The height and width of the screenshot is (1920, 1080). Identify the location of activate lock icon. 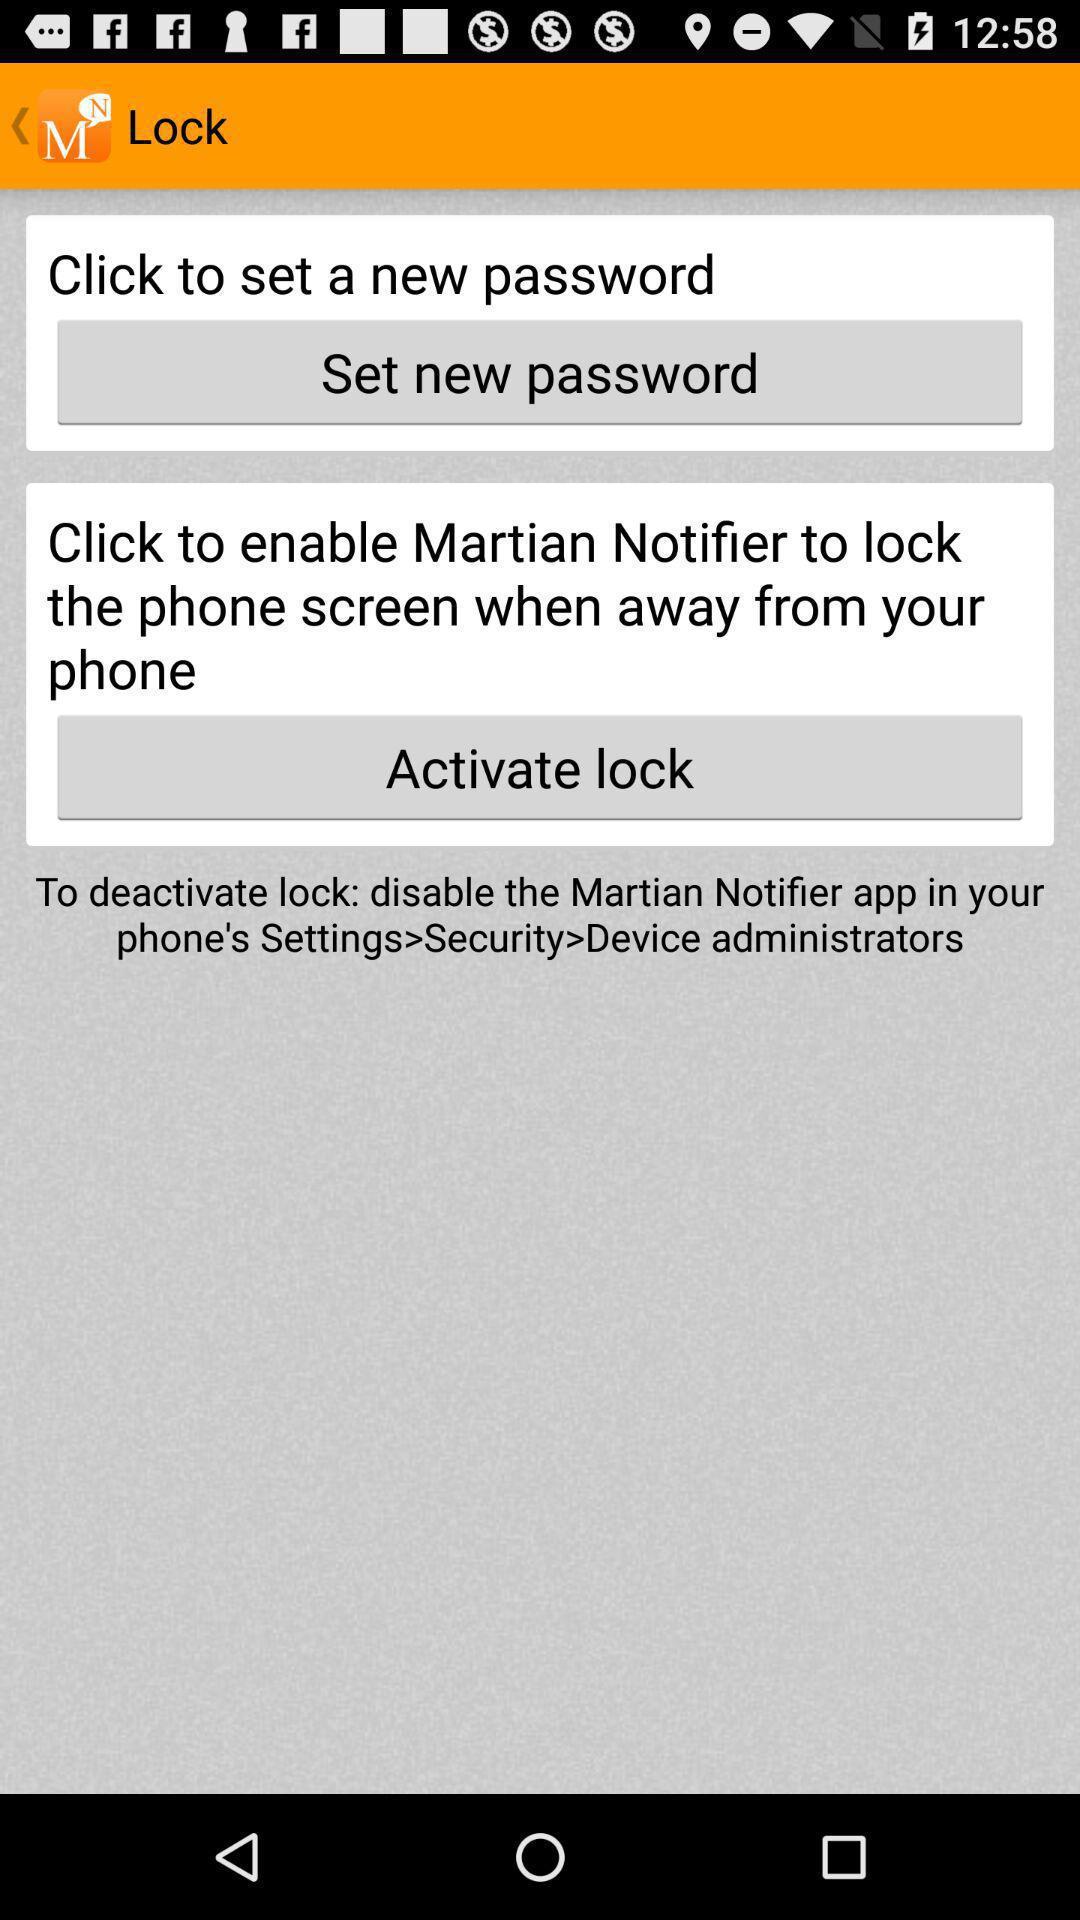
(540, 766).